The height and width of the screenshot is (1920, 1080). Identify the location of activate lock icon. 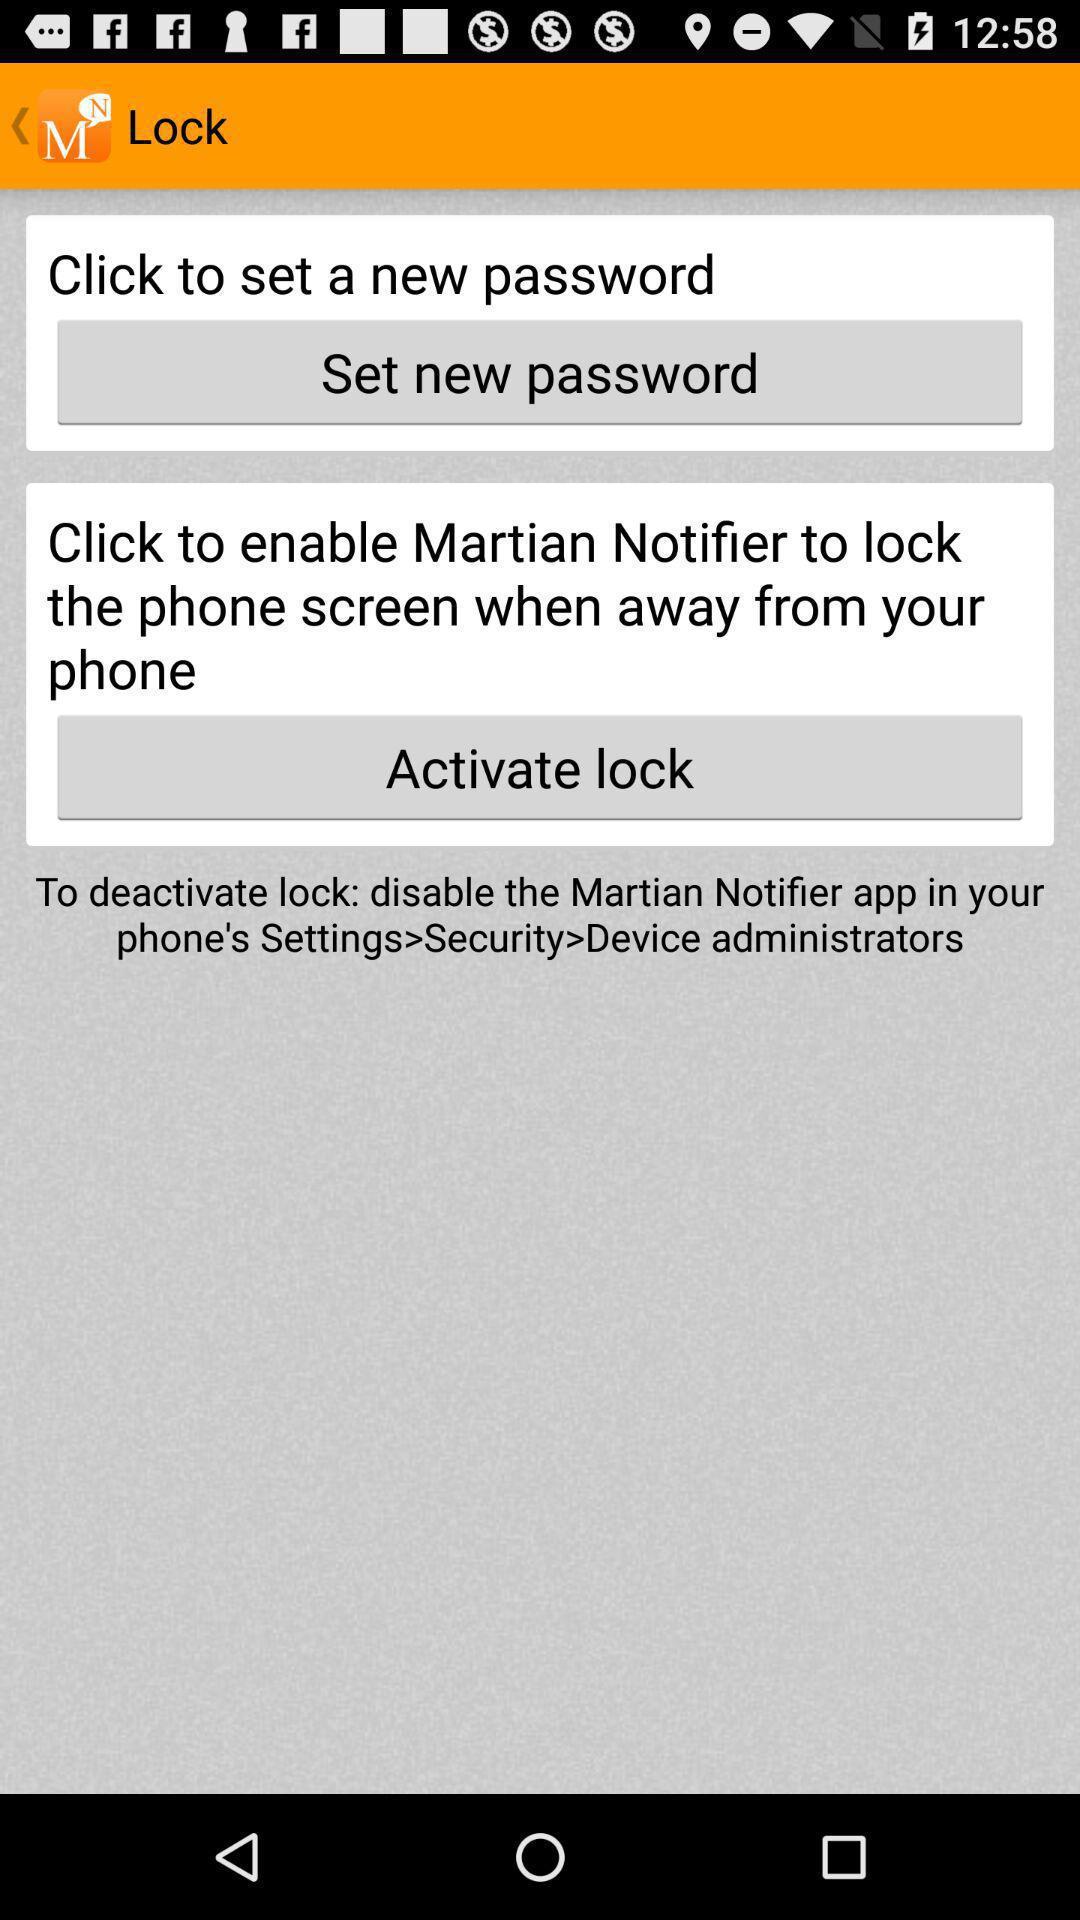
(540, 766).